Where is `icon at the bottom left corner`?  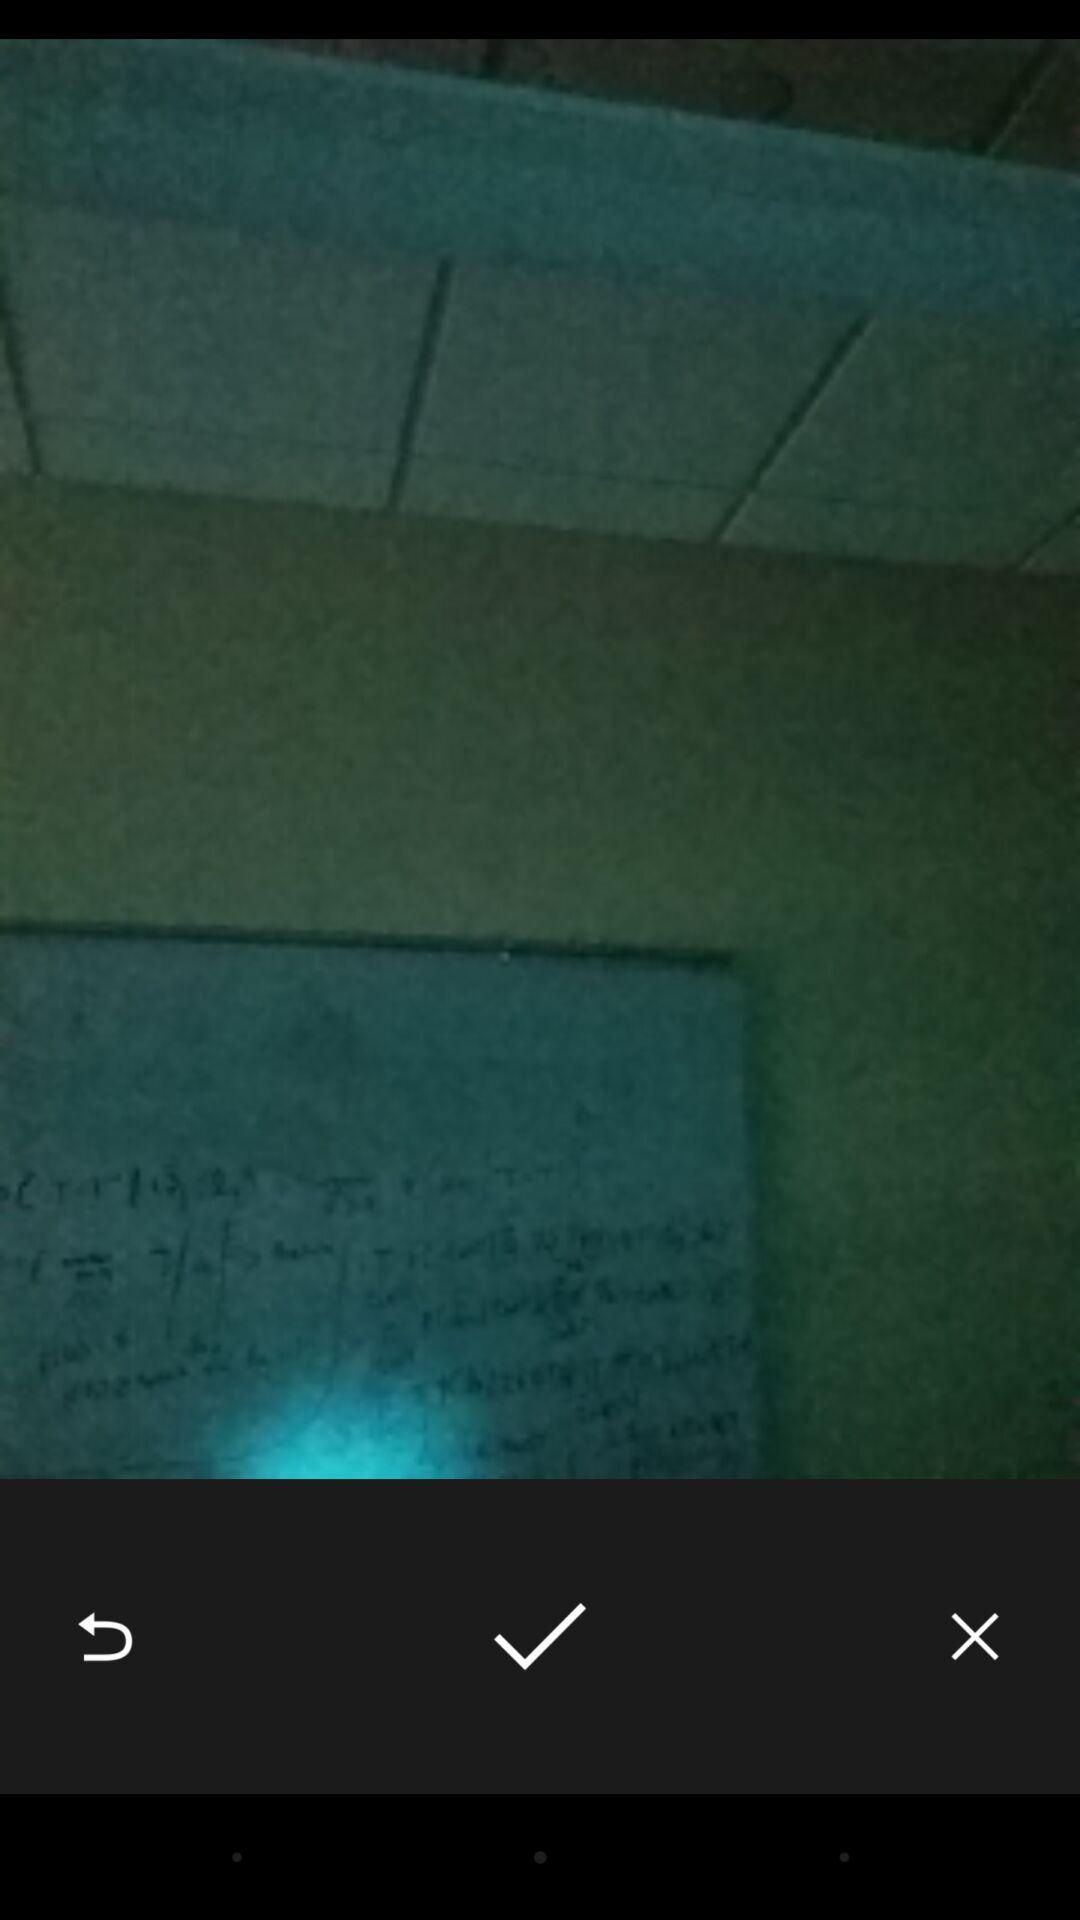 icon at the bottom left corner is located at coordinates (104, 1636).